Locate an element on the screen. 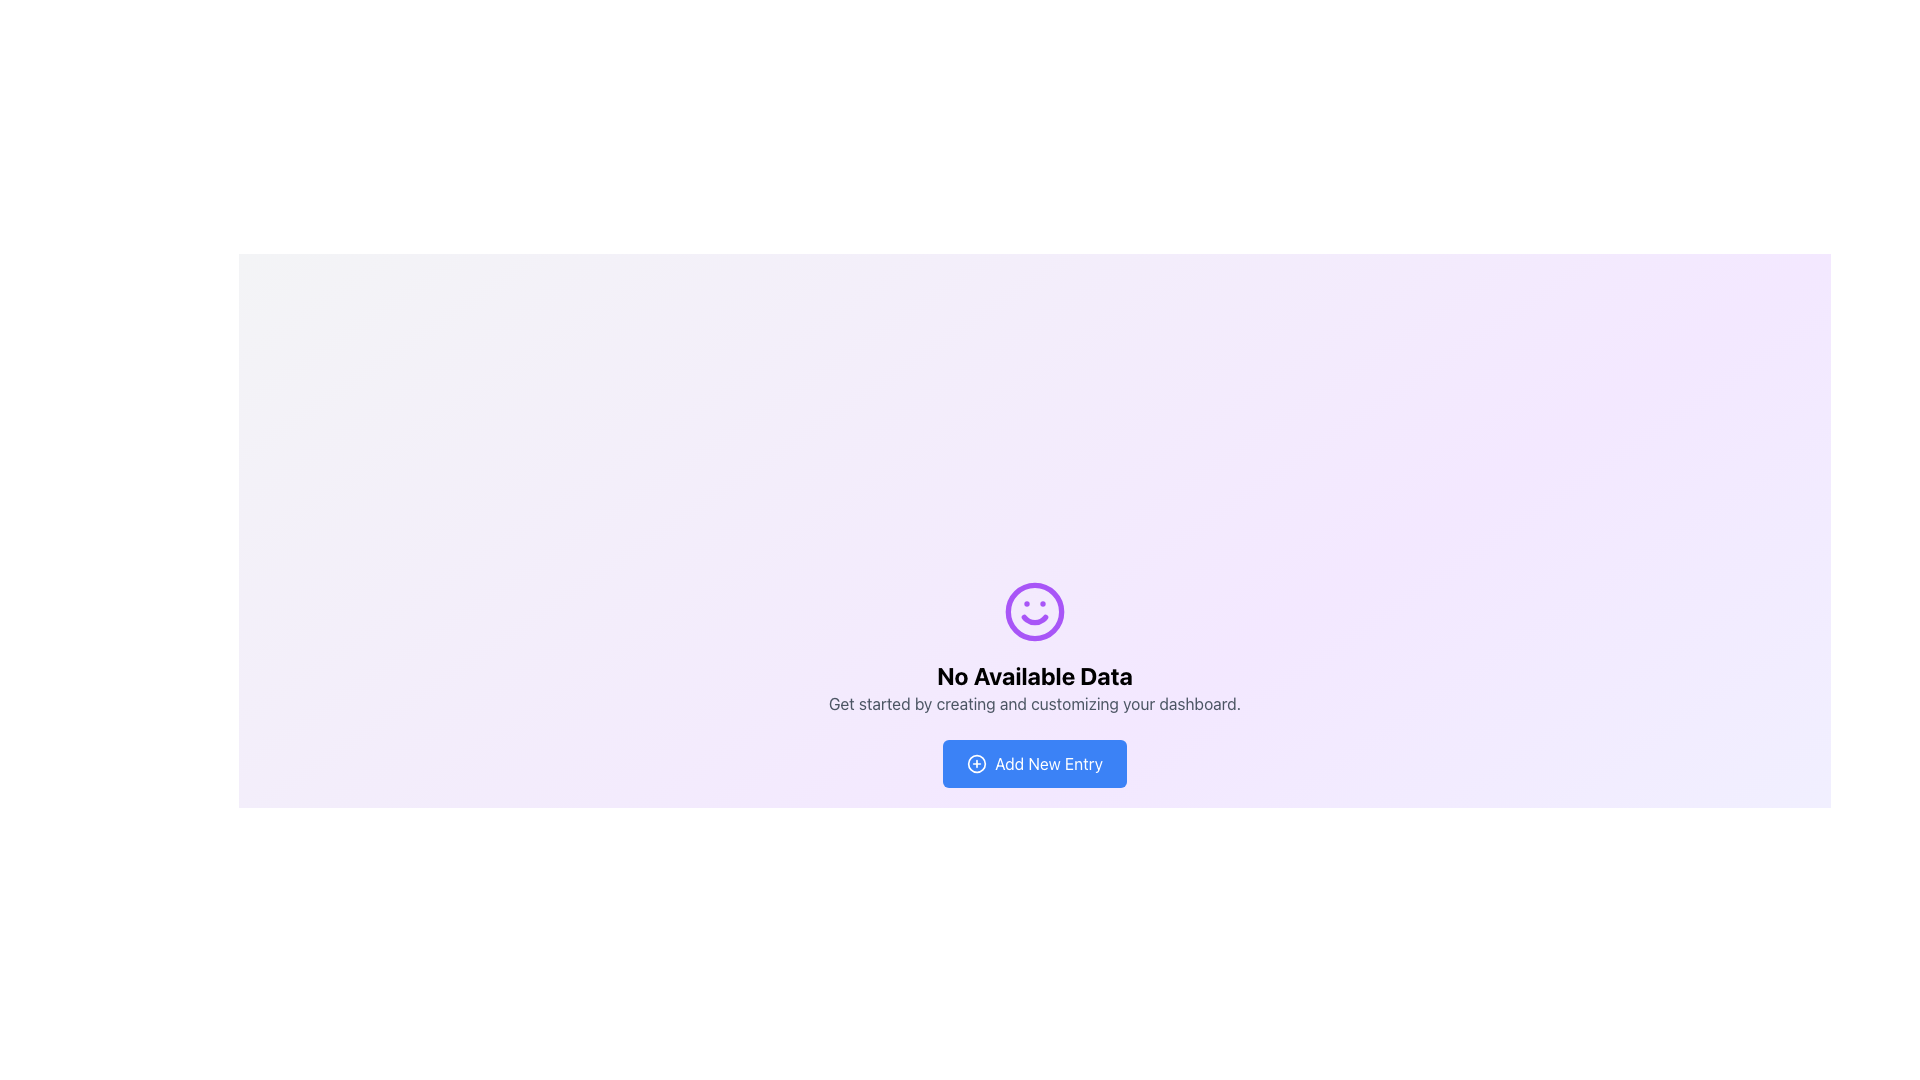 Image resolution: width=1920 pixels, height=1080 pixels. the text block displaying 'No Available Data' along with the purple smiley face icon for accessibility purposes is located at coordinates (1035, 648).